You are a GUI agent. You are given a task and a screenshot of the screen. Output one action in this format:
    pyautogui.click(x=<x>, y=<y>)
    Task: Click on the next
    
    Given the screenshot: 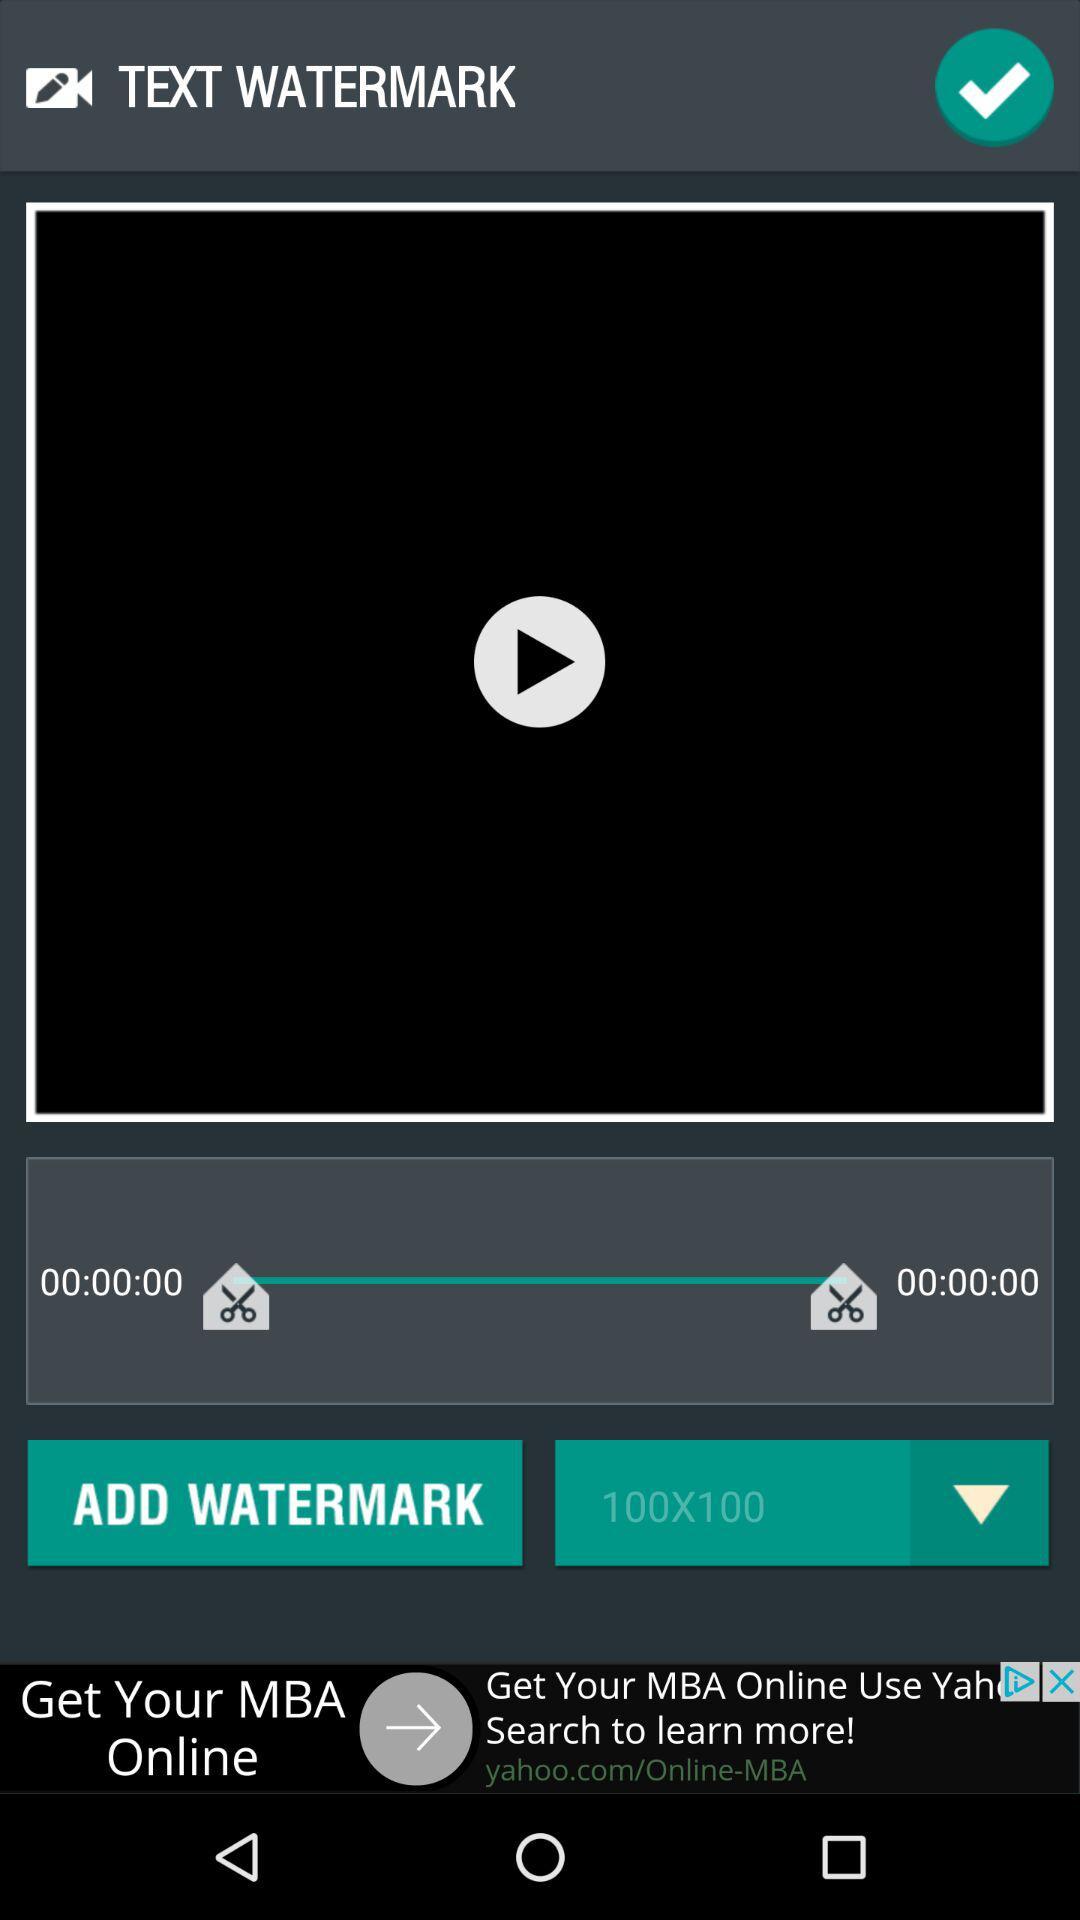 What is the action you would take?
    pyautogui.click(x=540, y=1726)
    